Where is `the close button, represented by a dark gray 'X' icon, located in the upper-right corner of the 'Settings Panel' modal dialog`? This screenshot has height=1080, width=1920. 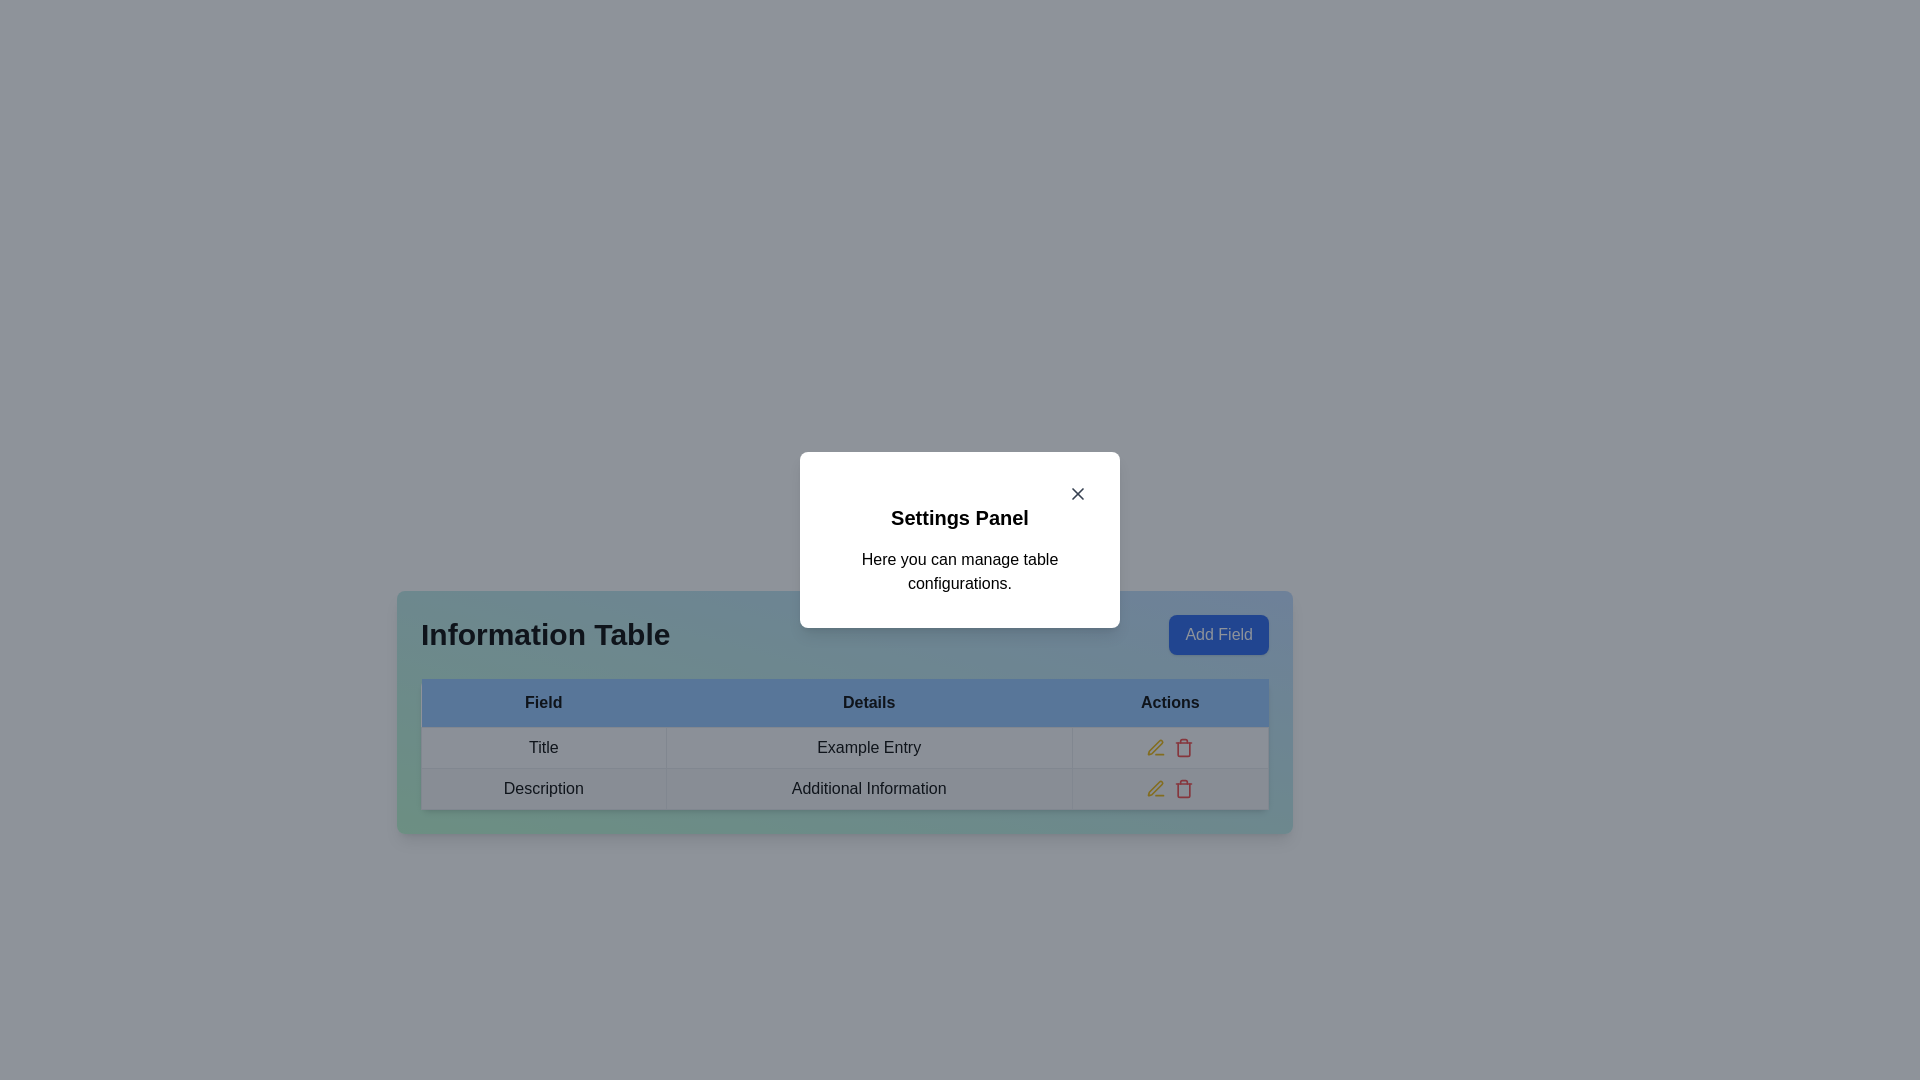 the close button, represented by a dark gray 'X' icon, located in the upper-right corner of the 'Settings Panel' modal dialog is located at coordinates (1077, 493).